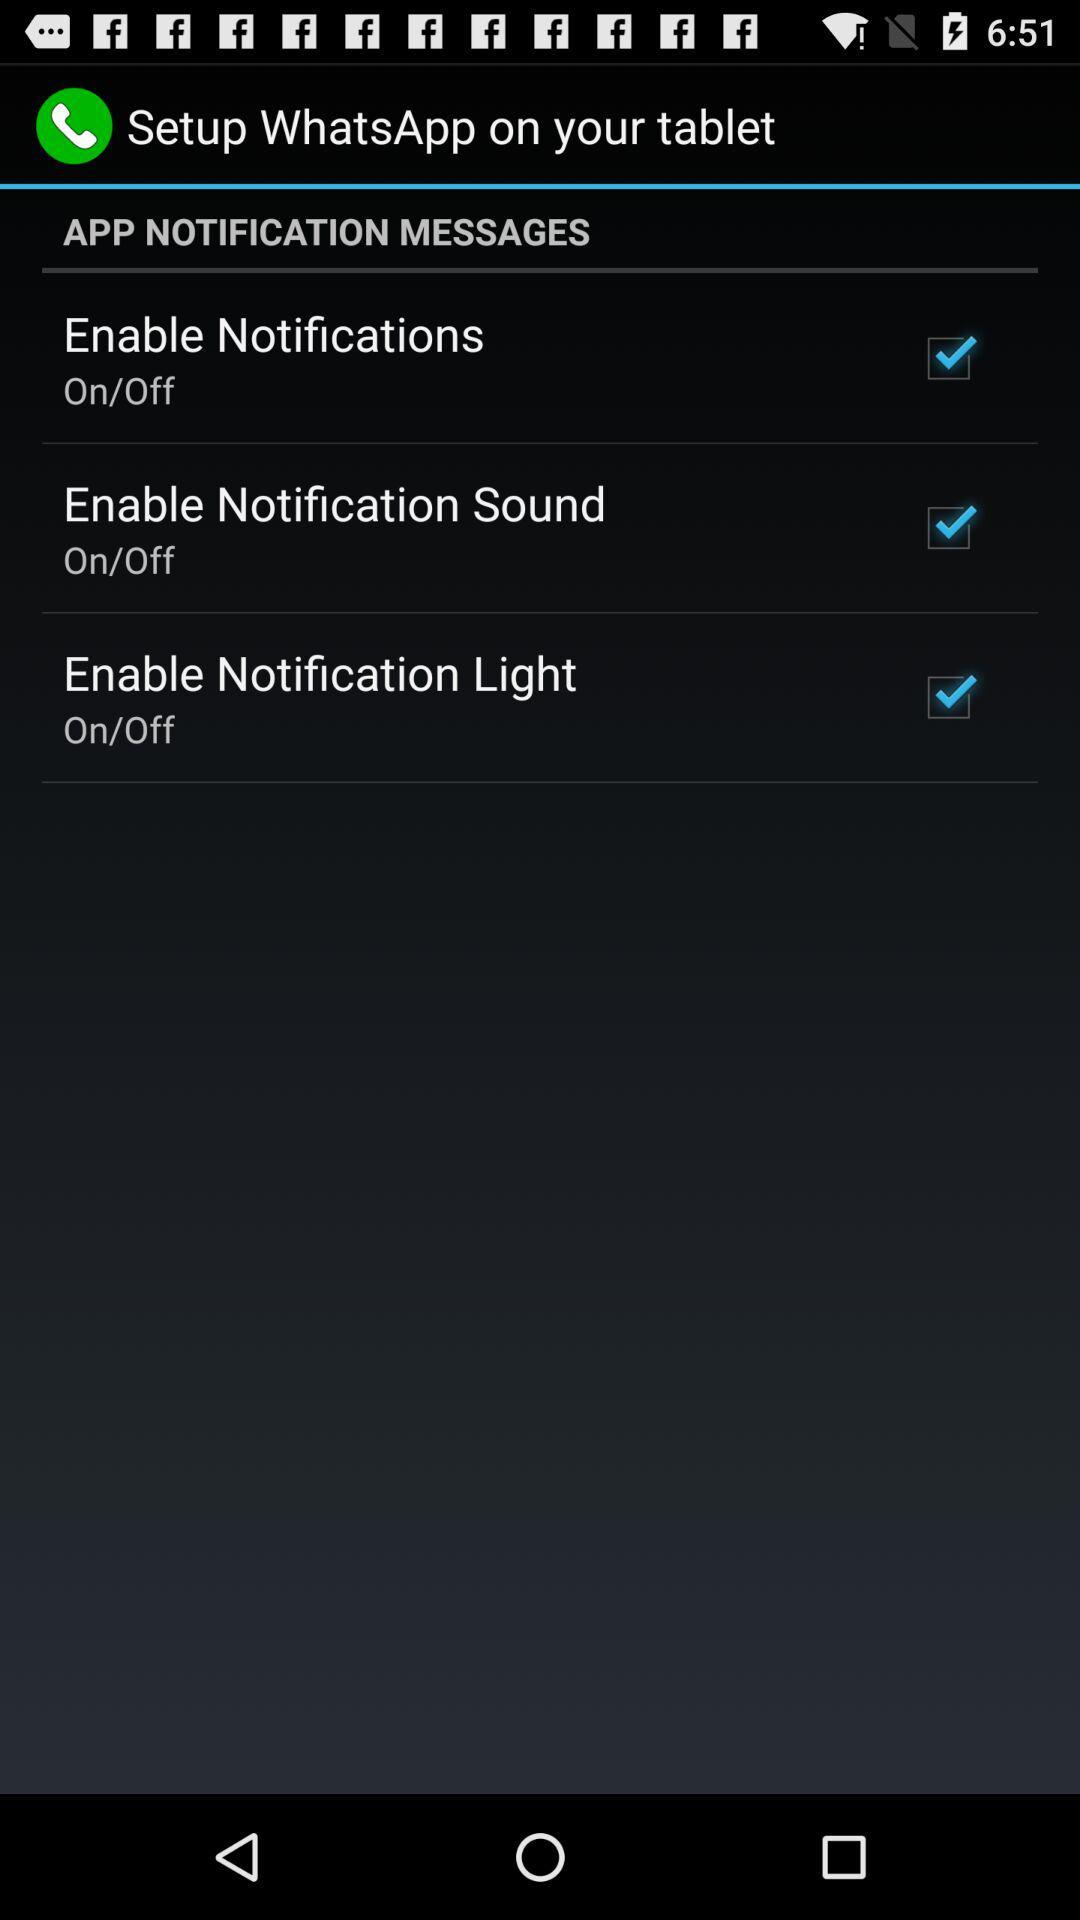 This screenshot has width=1080, height=1920. What do you see at coordinates (273, 333) in the screenshot?
I see `enable notifications app` at bounding box center [273, 333].